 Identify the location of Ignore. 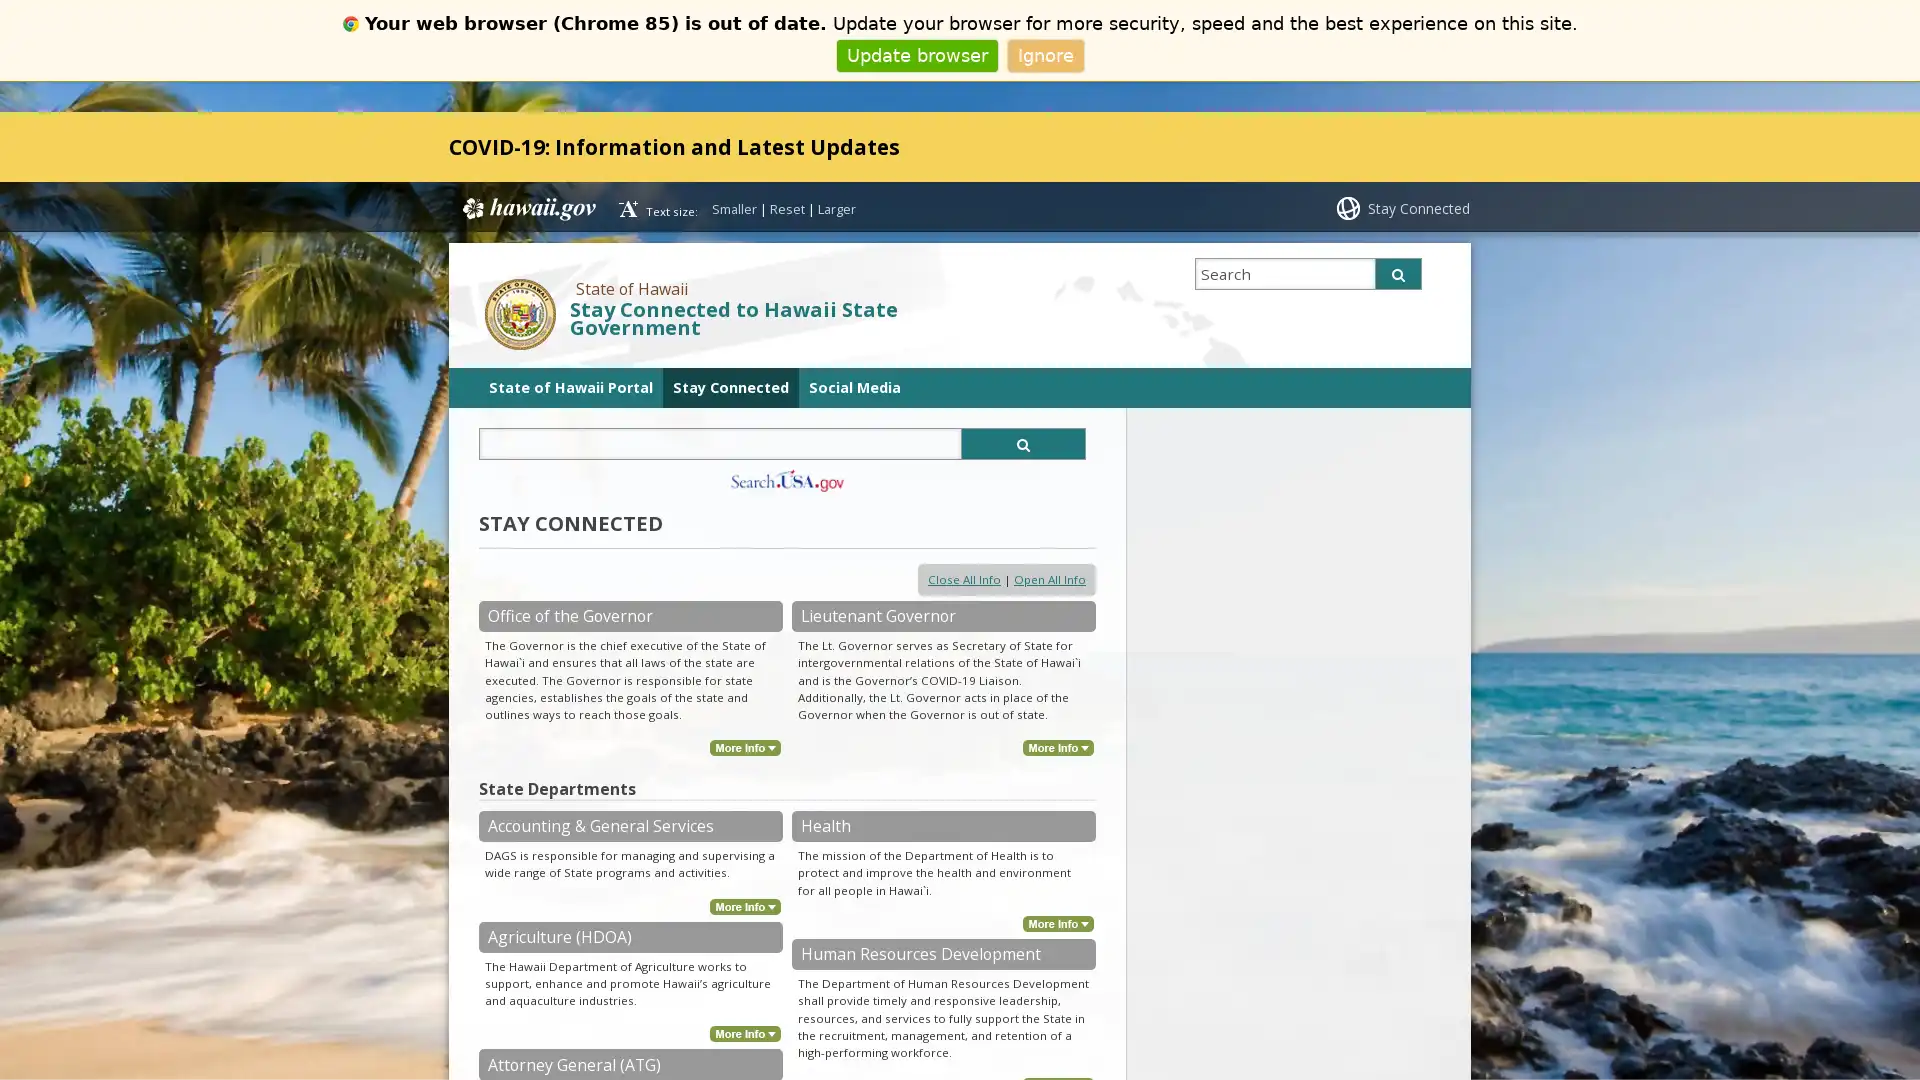
(1044, 54).